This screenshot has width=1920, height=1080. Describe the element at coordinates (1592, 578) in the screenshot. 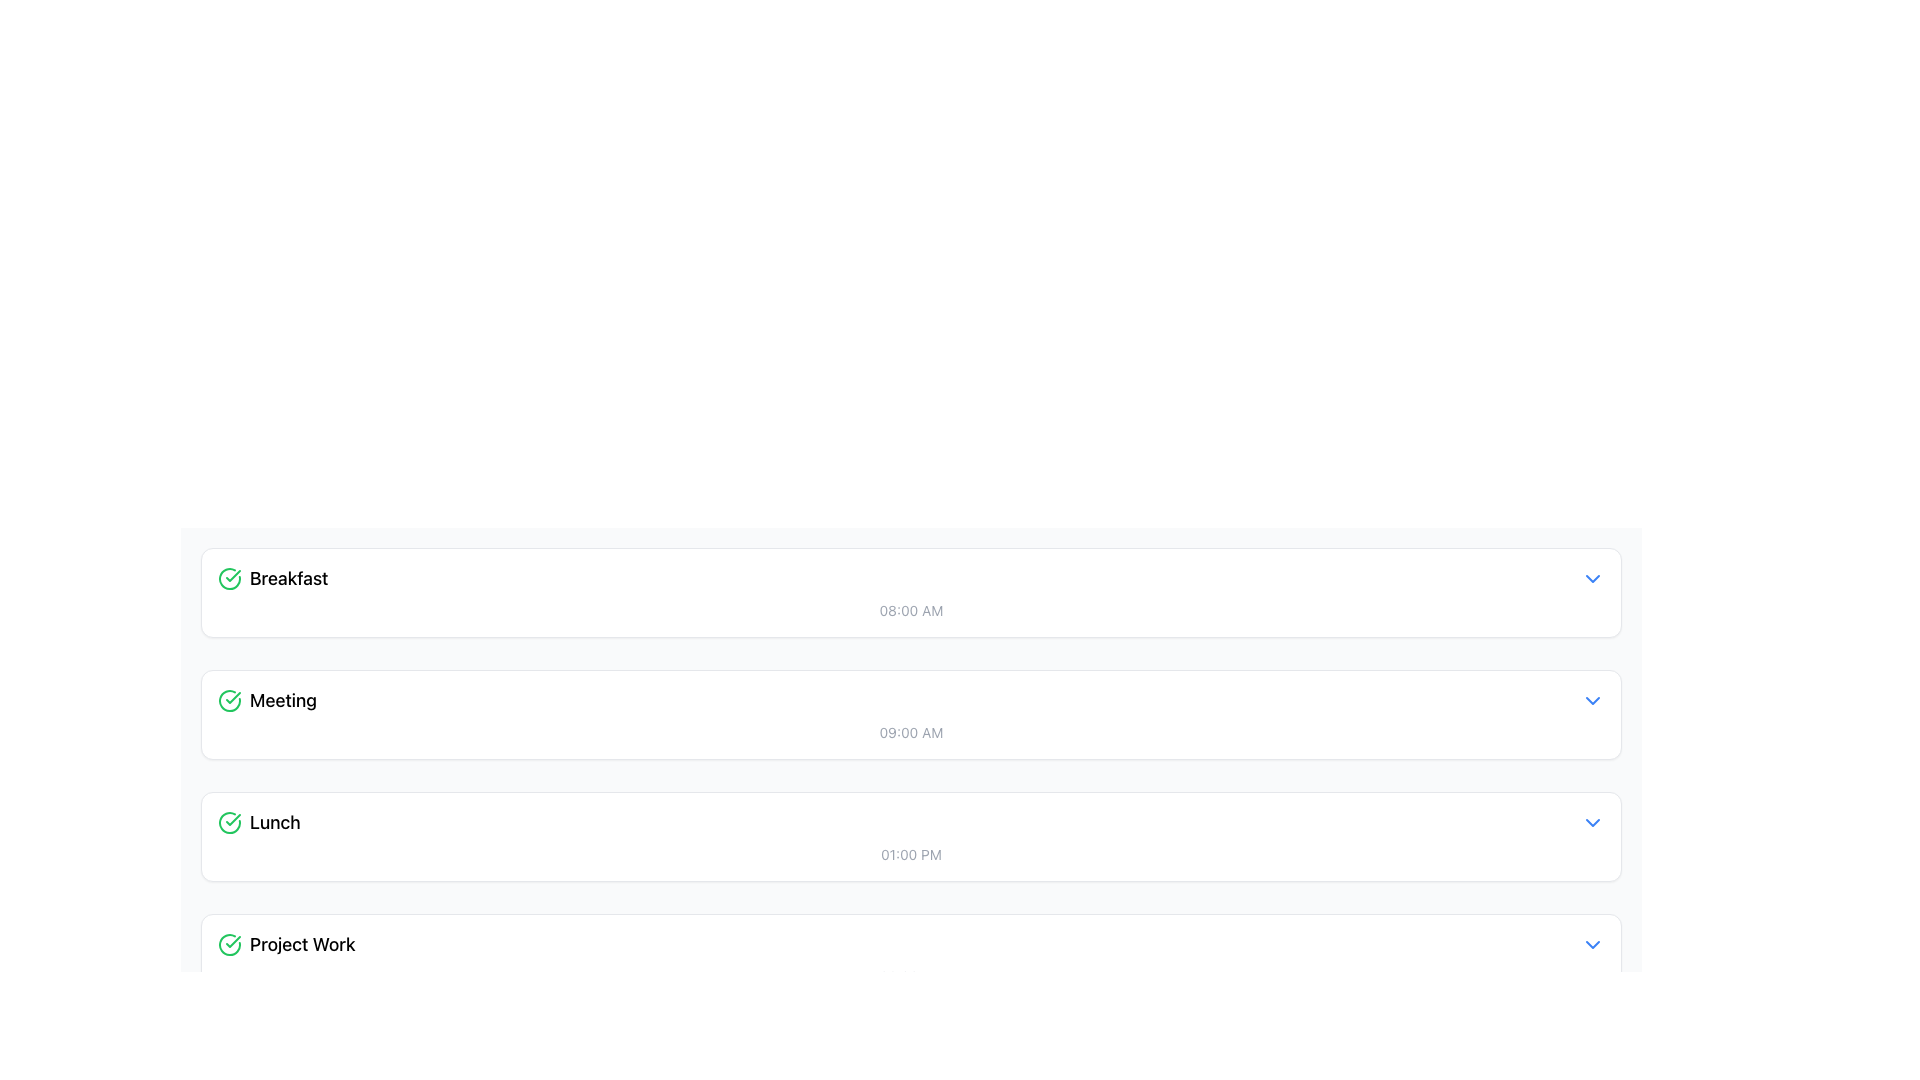

I see `the dropdown toggle button for the 'Breakfast' item` at that location.